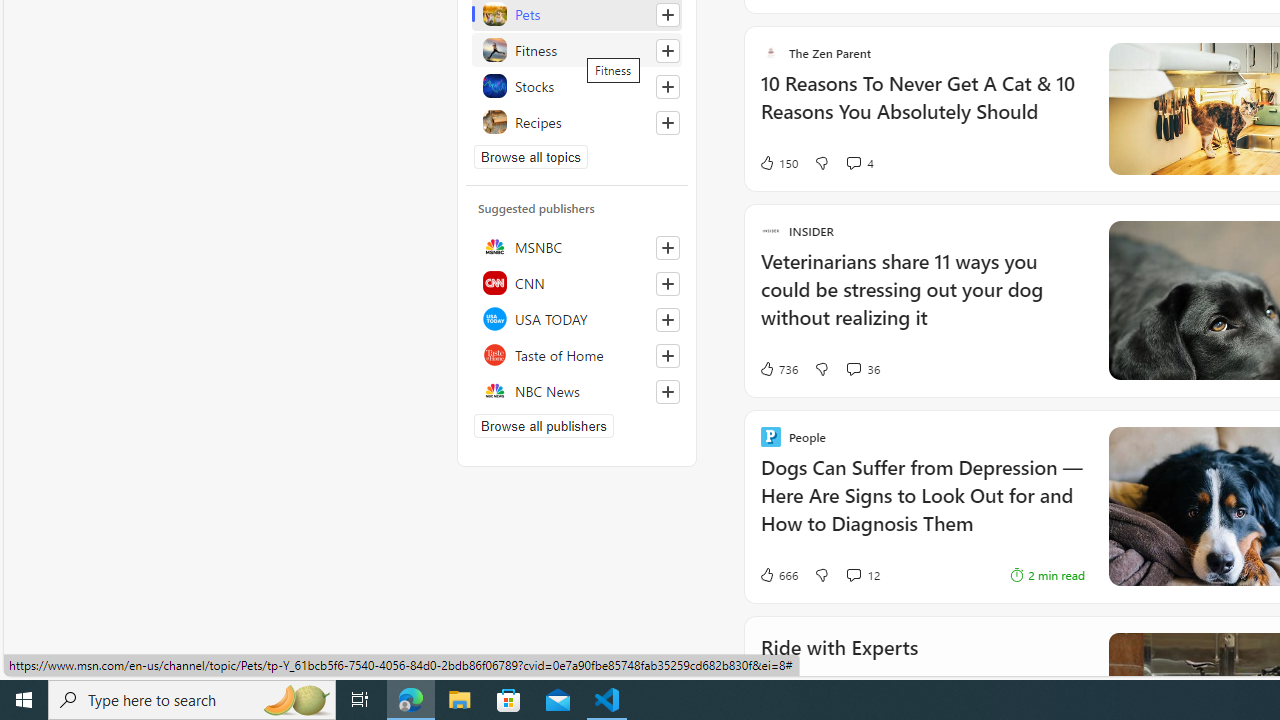 Image resolution: width=1280 pixels, height=720 pixels. Describe the element at coordinates (777, 368) in the screenshot. I see `'736 Like'` at that location.